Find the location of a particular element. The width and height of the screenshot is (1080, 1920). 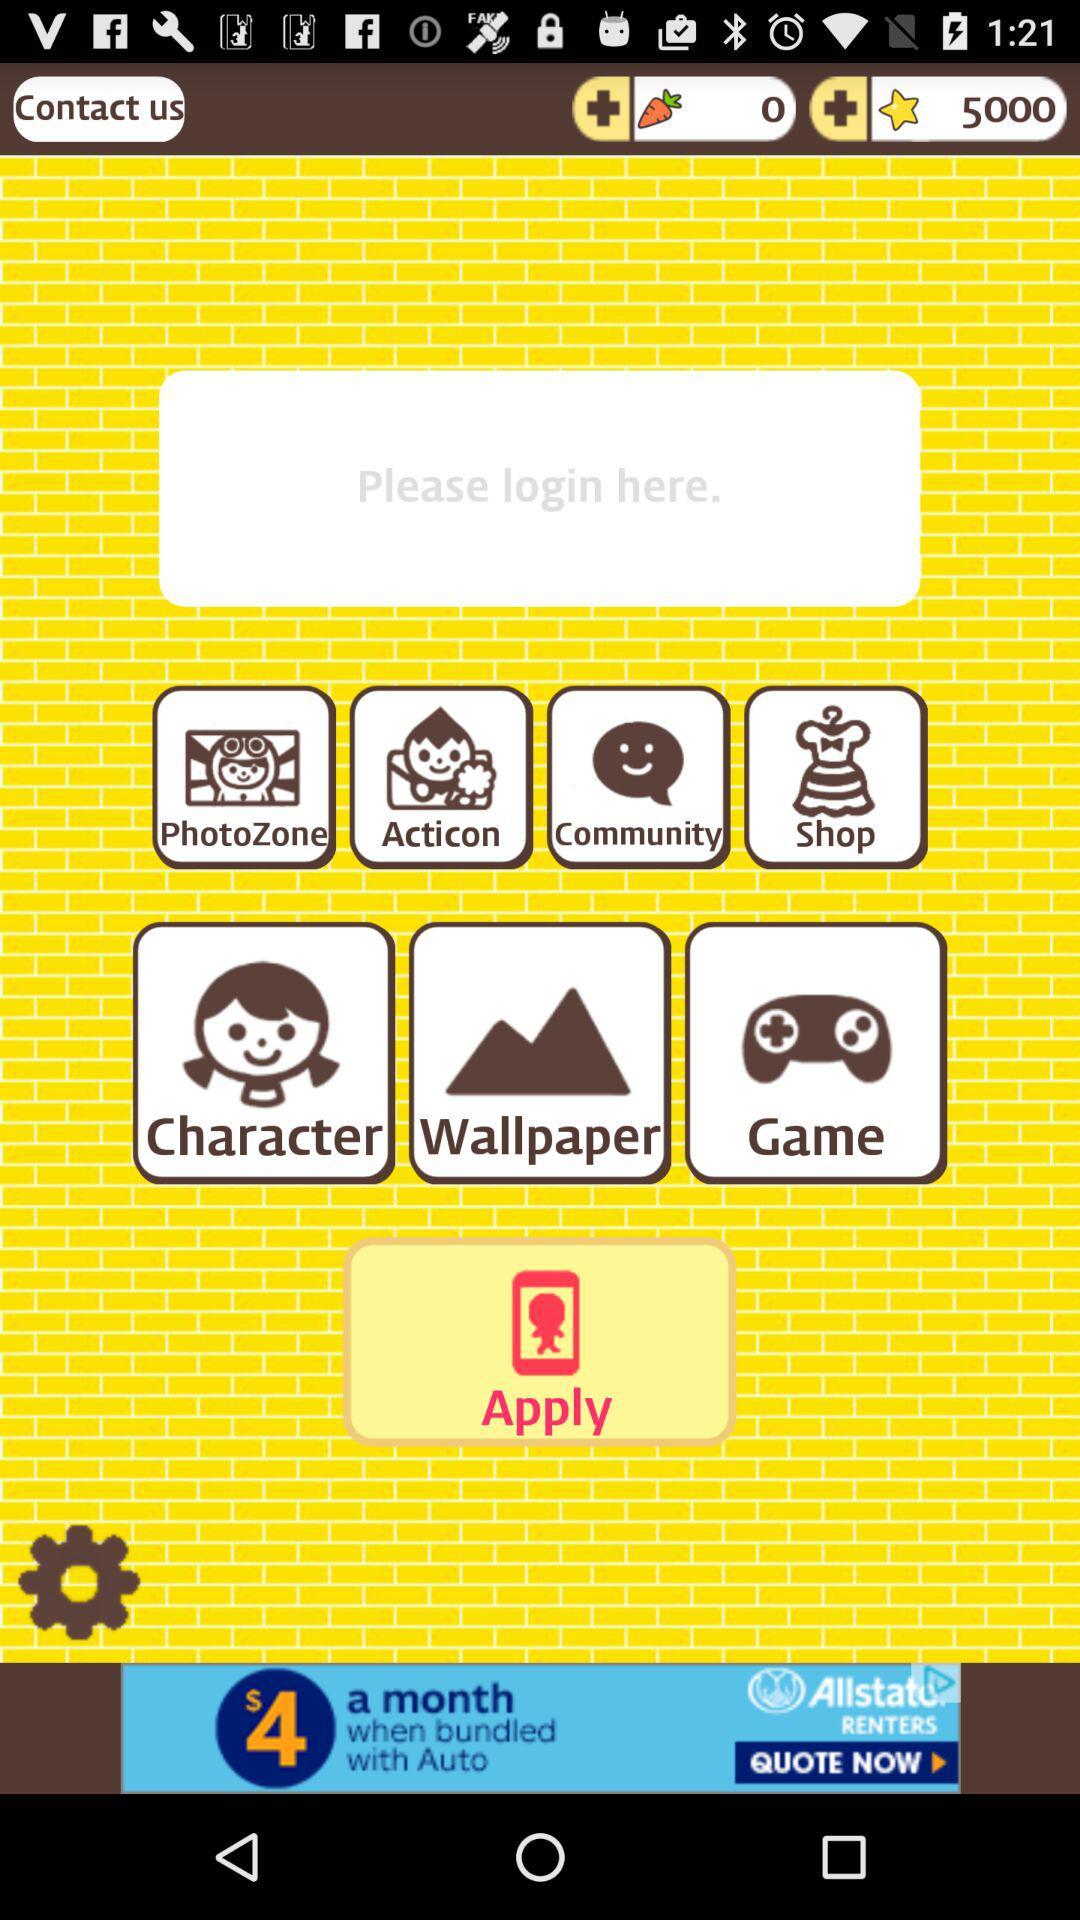

advertisement is located at coordinates (540, 1727).